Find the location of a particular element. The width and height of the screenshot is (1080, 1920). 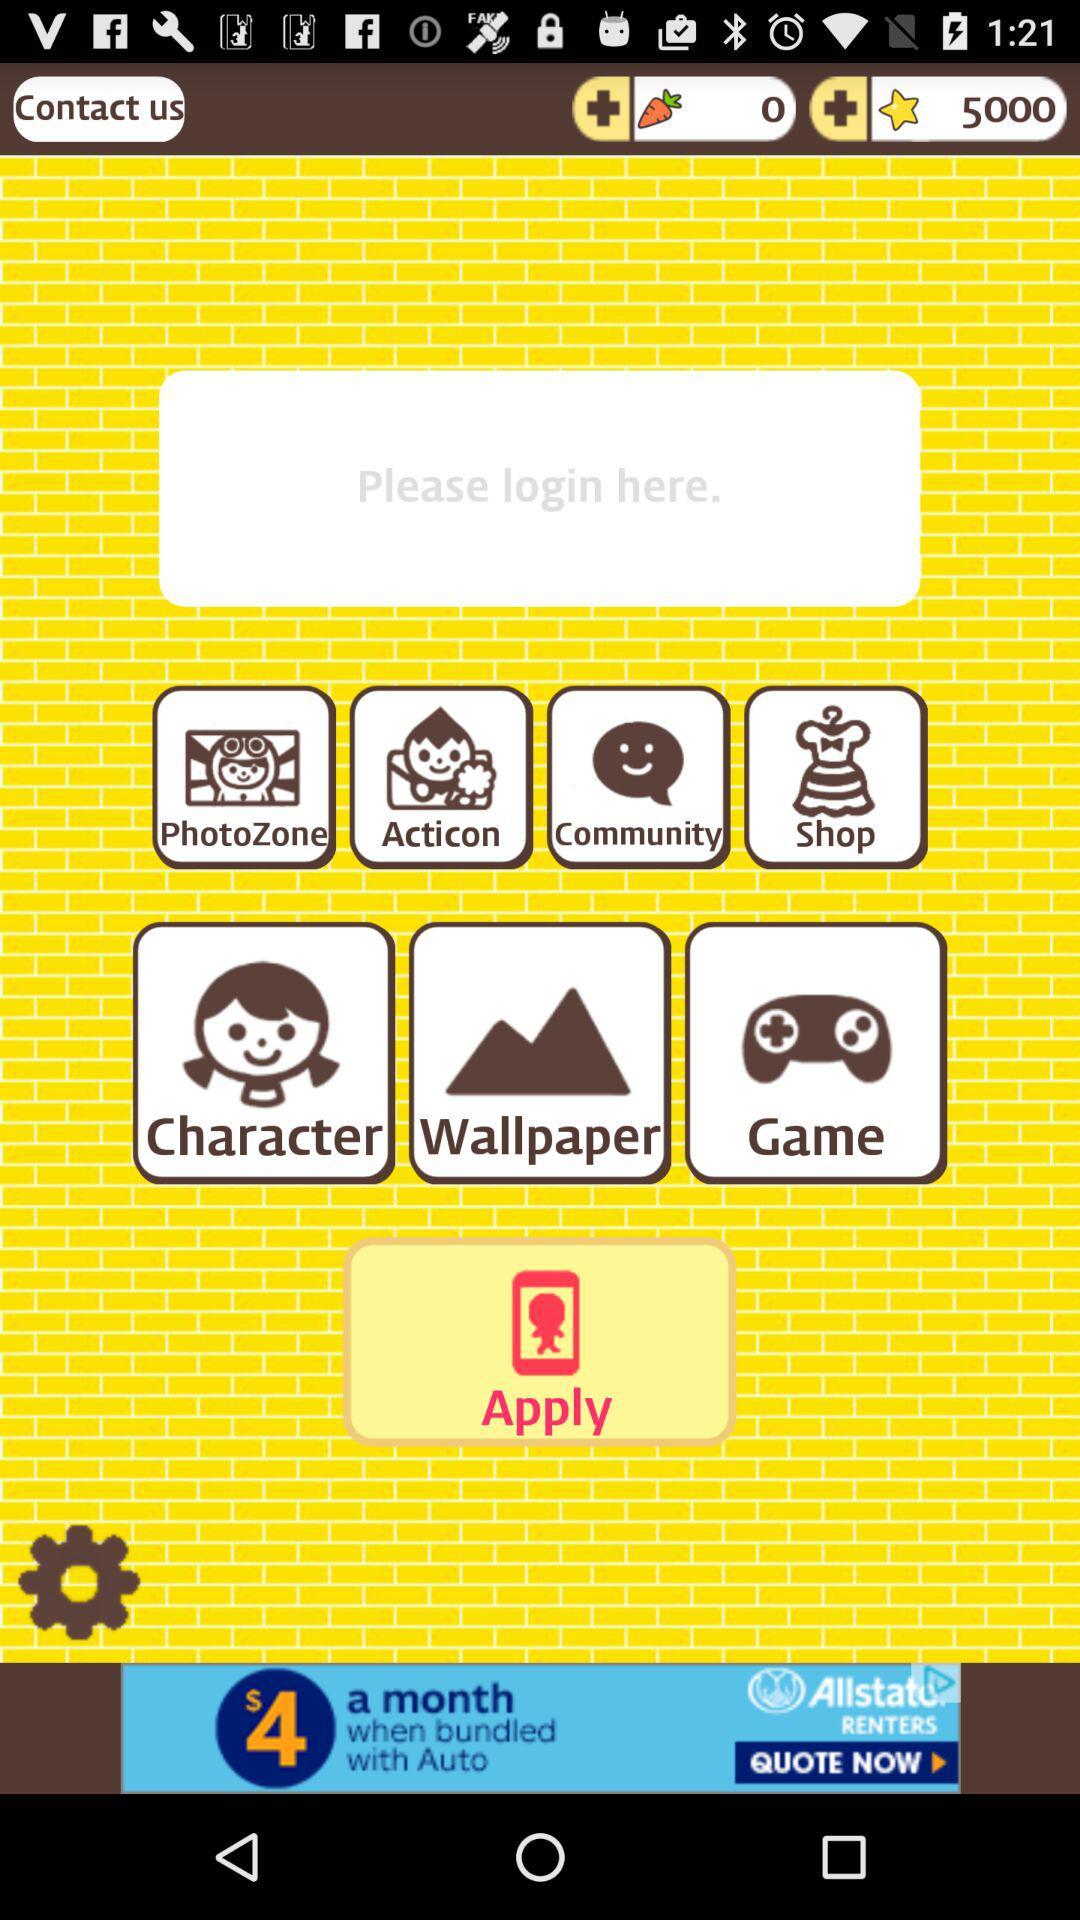

advertisement is located at coordinates (540, 1727).